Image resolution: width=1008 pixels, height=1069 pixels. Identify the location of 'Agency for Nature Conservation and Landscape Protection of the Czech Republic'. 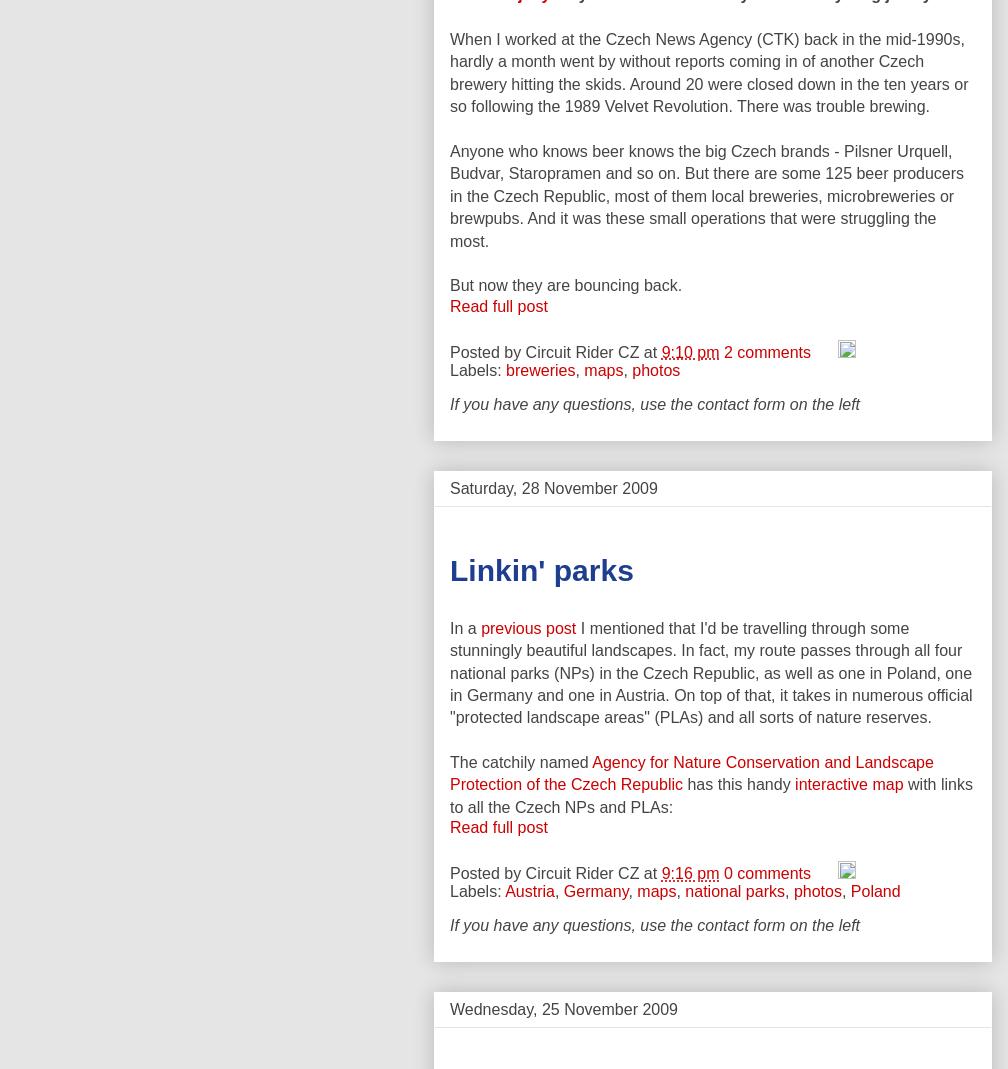
(691, 773).